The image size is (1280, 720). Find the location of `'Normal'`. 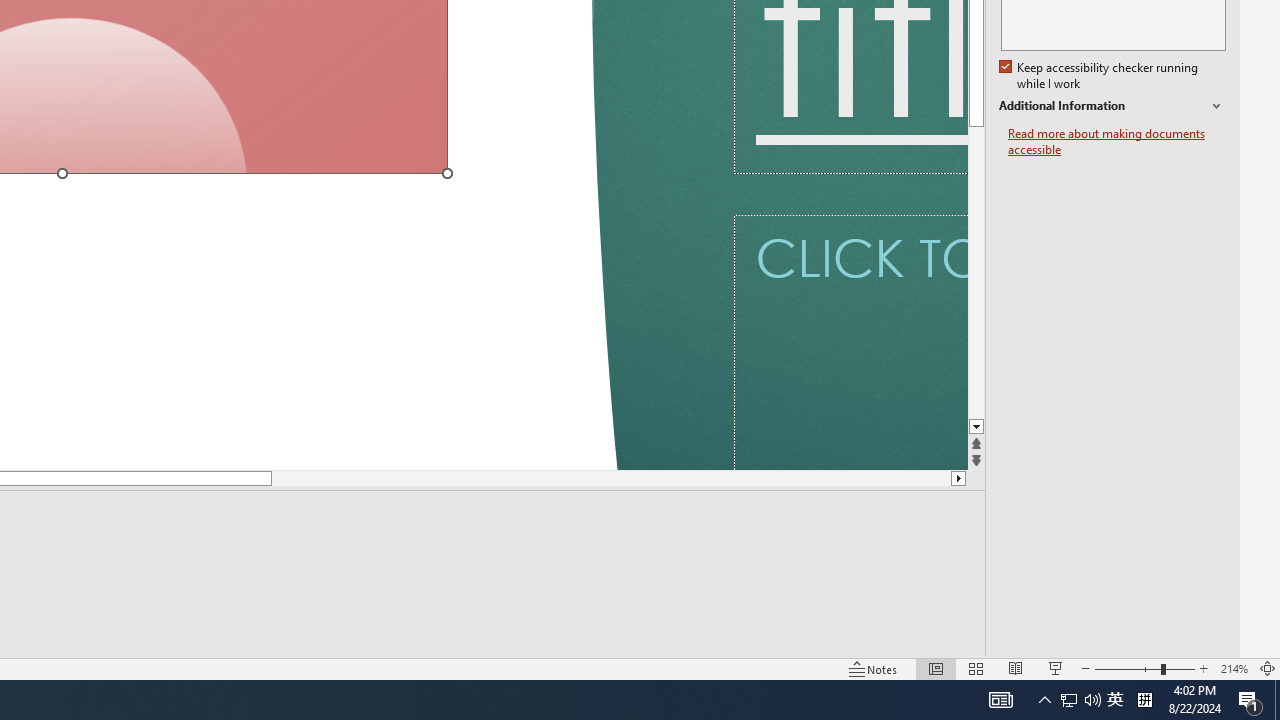

'Normal' is located at coordinates (935, 669).